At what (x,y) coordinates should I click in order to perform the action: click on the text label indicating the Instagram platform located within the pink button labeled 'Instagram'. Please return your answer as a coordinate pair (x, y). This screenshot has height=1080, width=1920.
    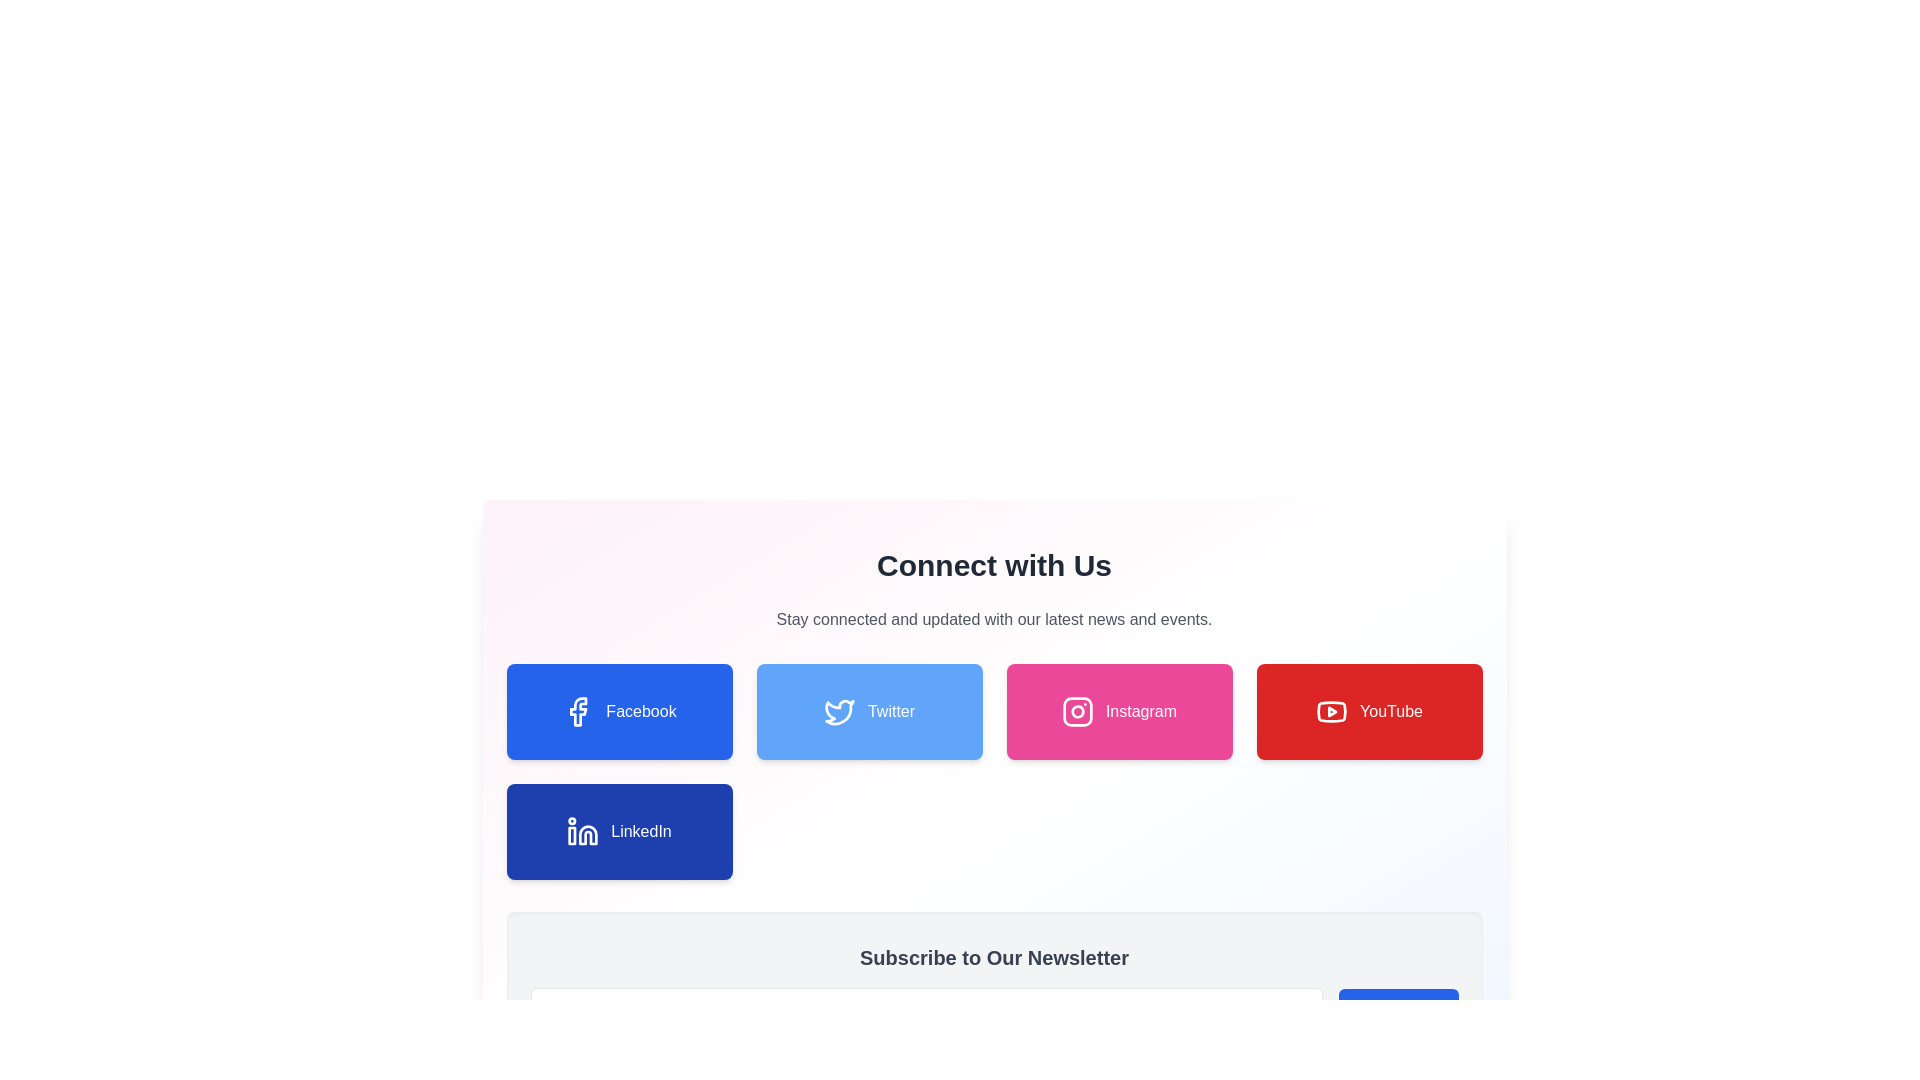
    Looking at the image, I should click on (1141, 711).